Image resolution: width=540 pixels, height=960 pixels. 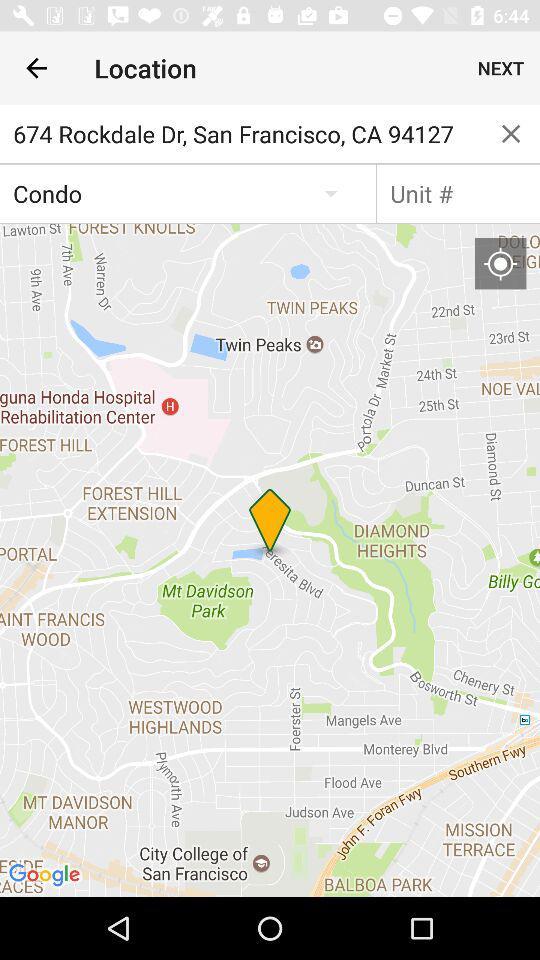 What do you see at coordinates (511, 132) in the screenshot?
I see `clear text` at bounding box center [511, 132].